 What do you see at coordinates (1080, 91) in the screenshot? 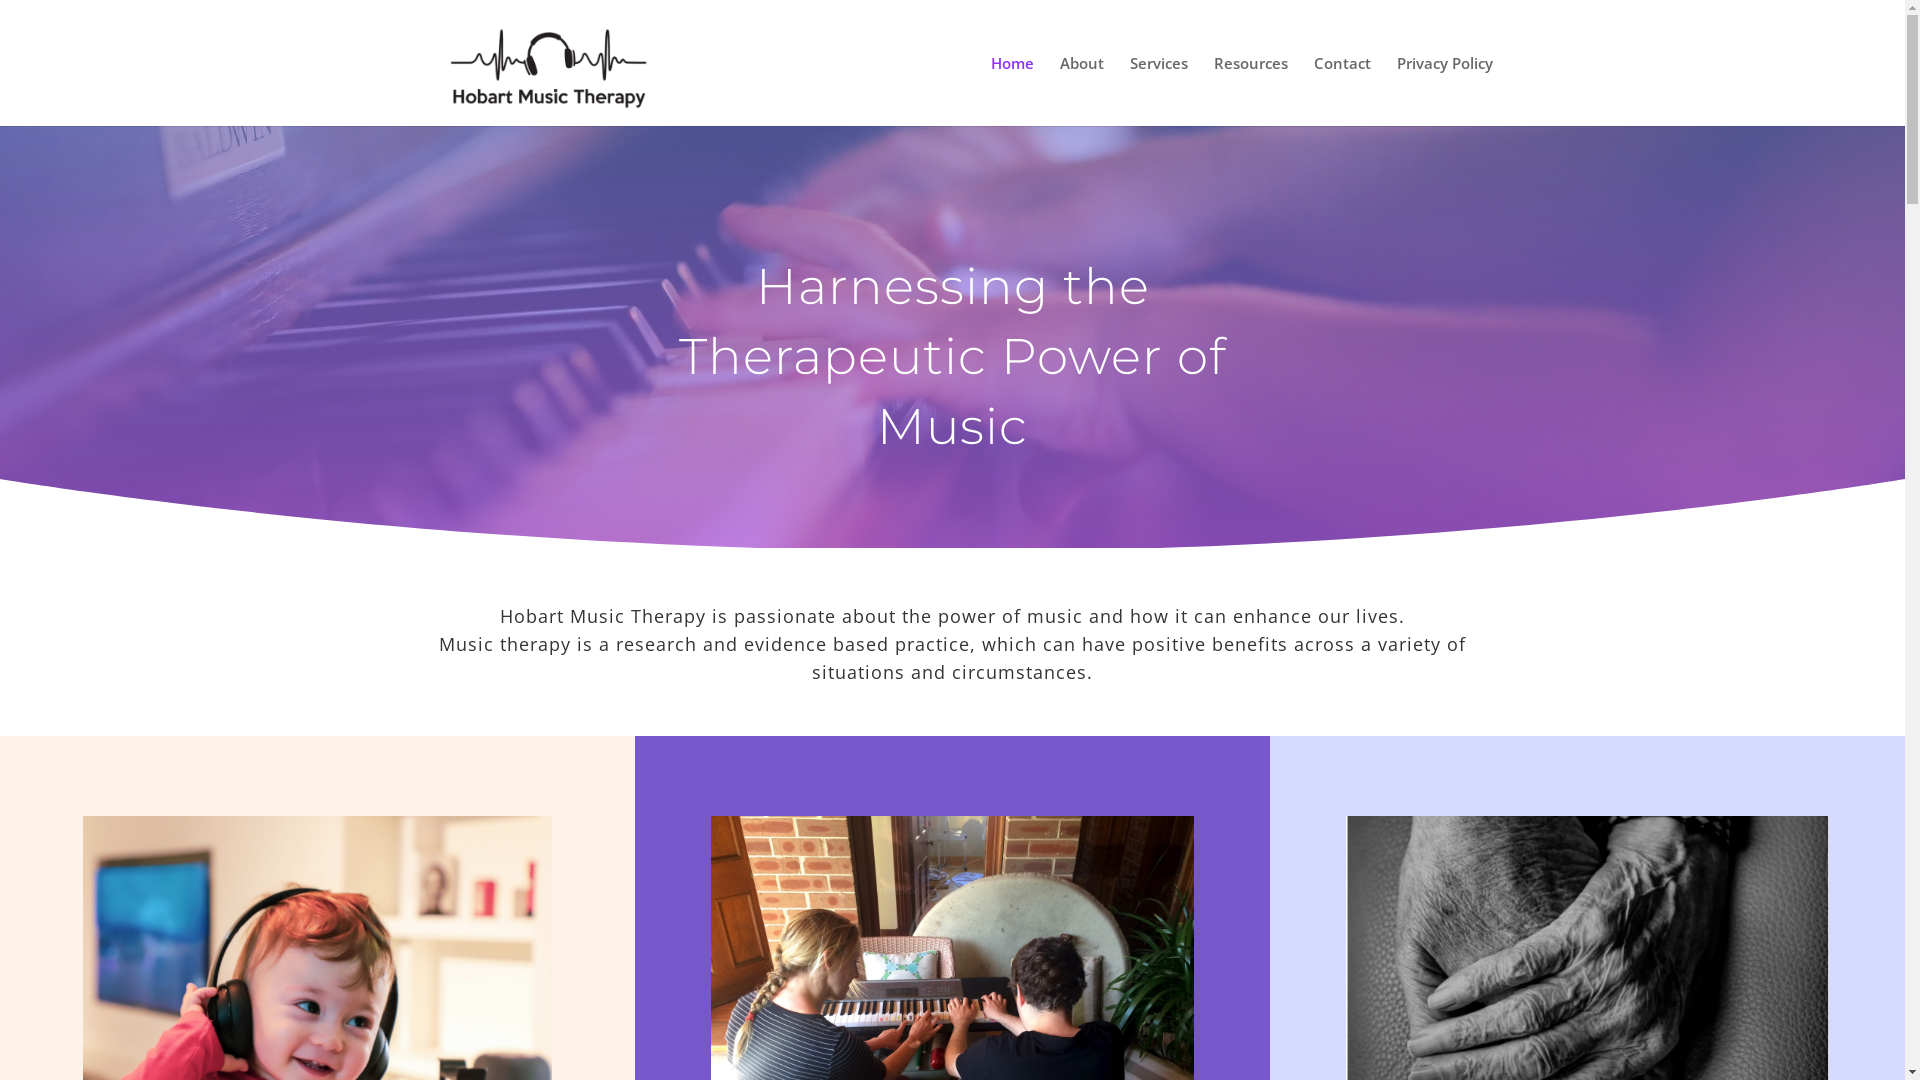
I see `'About'` at bounding box center [1080, 91].